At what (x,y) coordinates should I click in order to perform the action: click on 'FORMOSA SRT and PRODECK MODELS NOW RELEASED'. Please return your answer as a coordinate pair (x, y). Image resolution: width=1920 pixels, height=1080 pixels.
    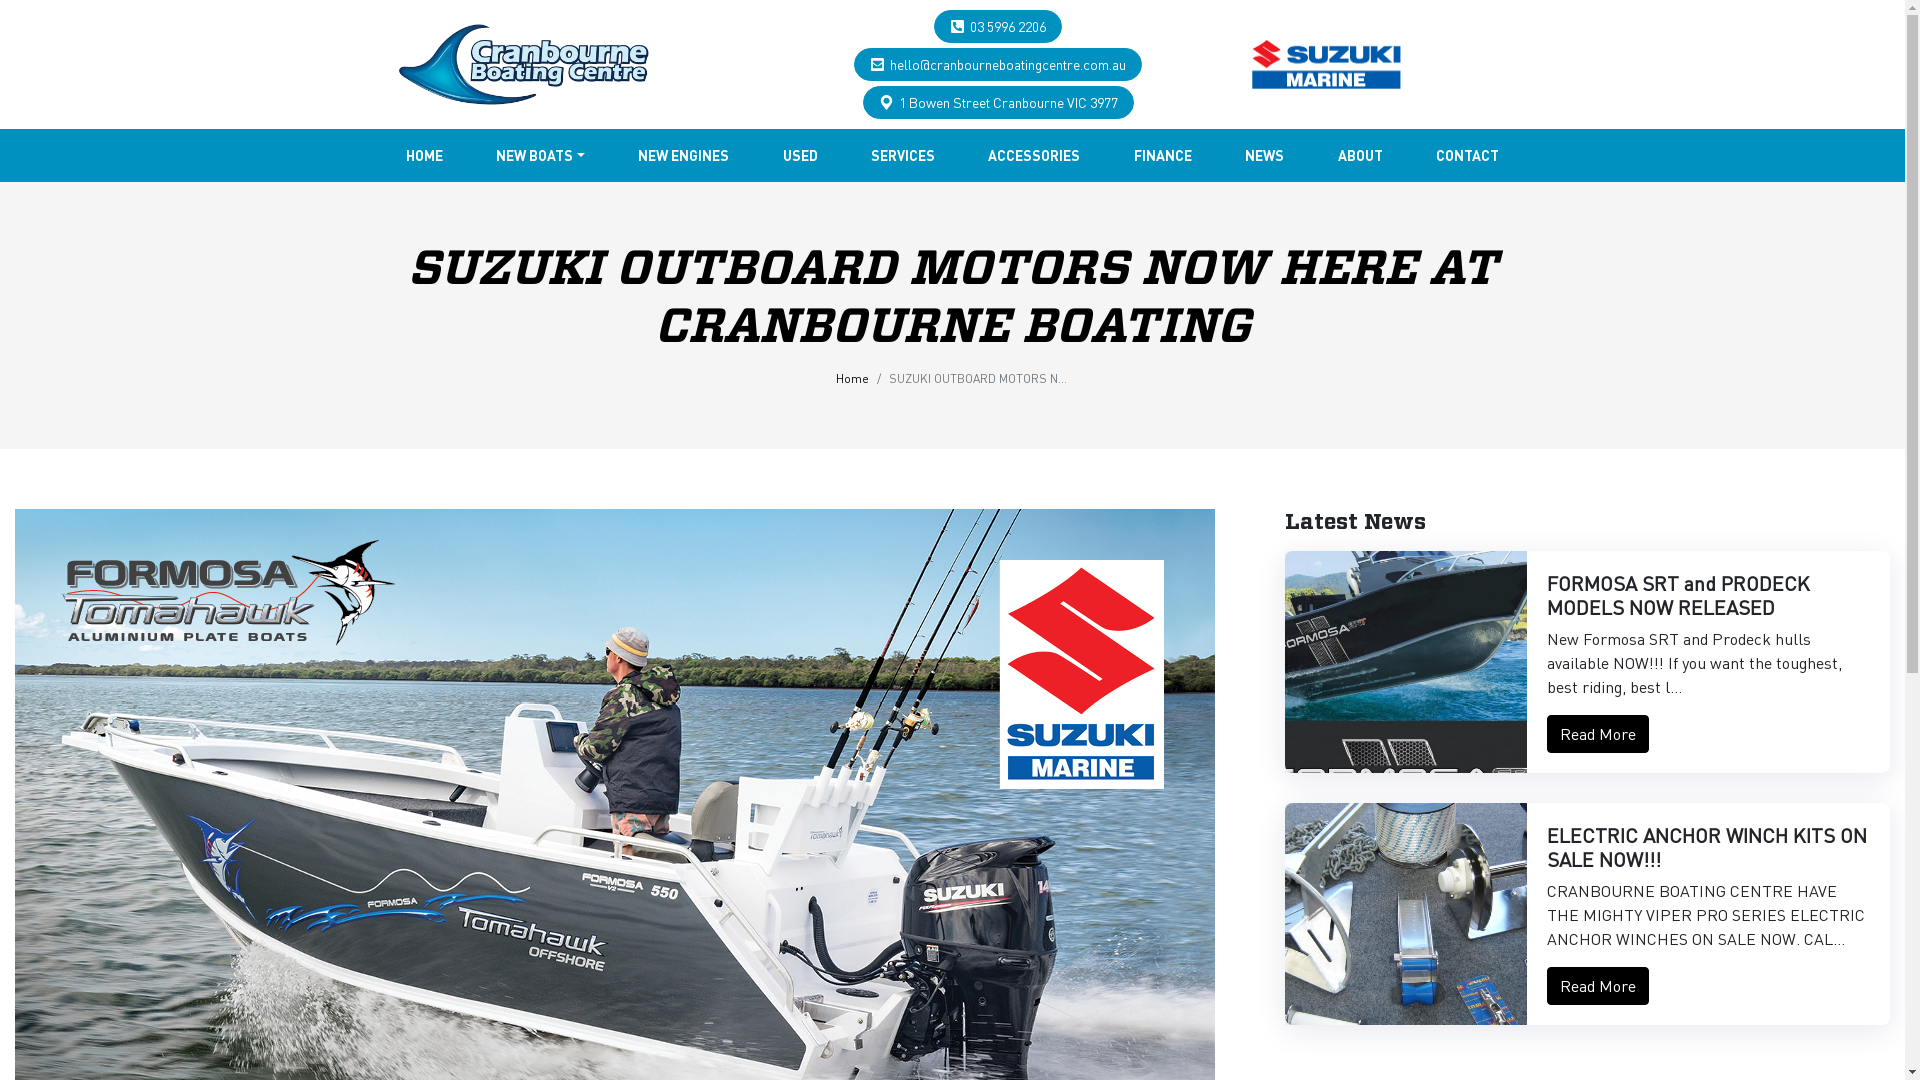
    Looking at the image, I should click on (1678, 593).